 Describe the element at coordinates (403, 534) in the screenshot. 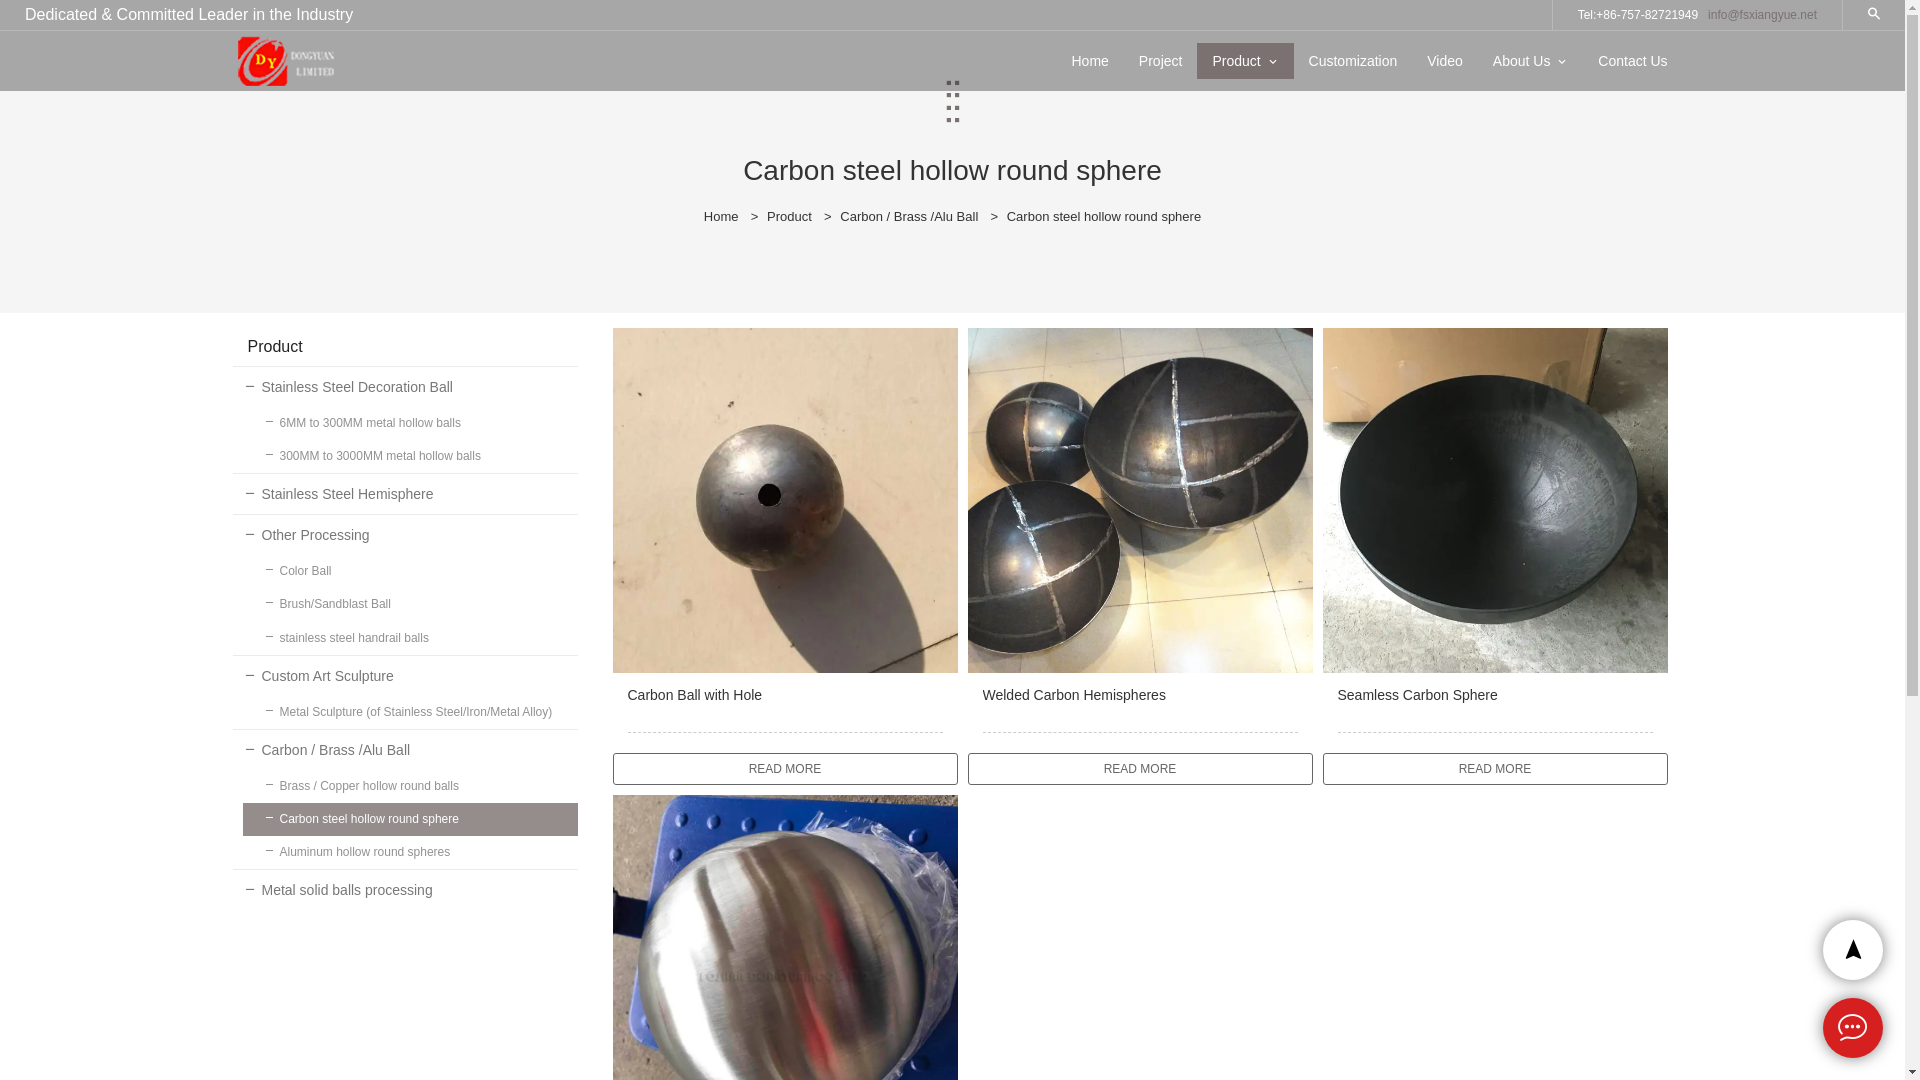

I see `'Other Processing'` at that location.